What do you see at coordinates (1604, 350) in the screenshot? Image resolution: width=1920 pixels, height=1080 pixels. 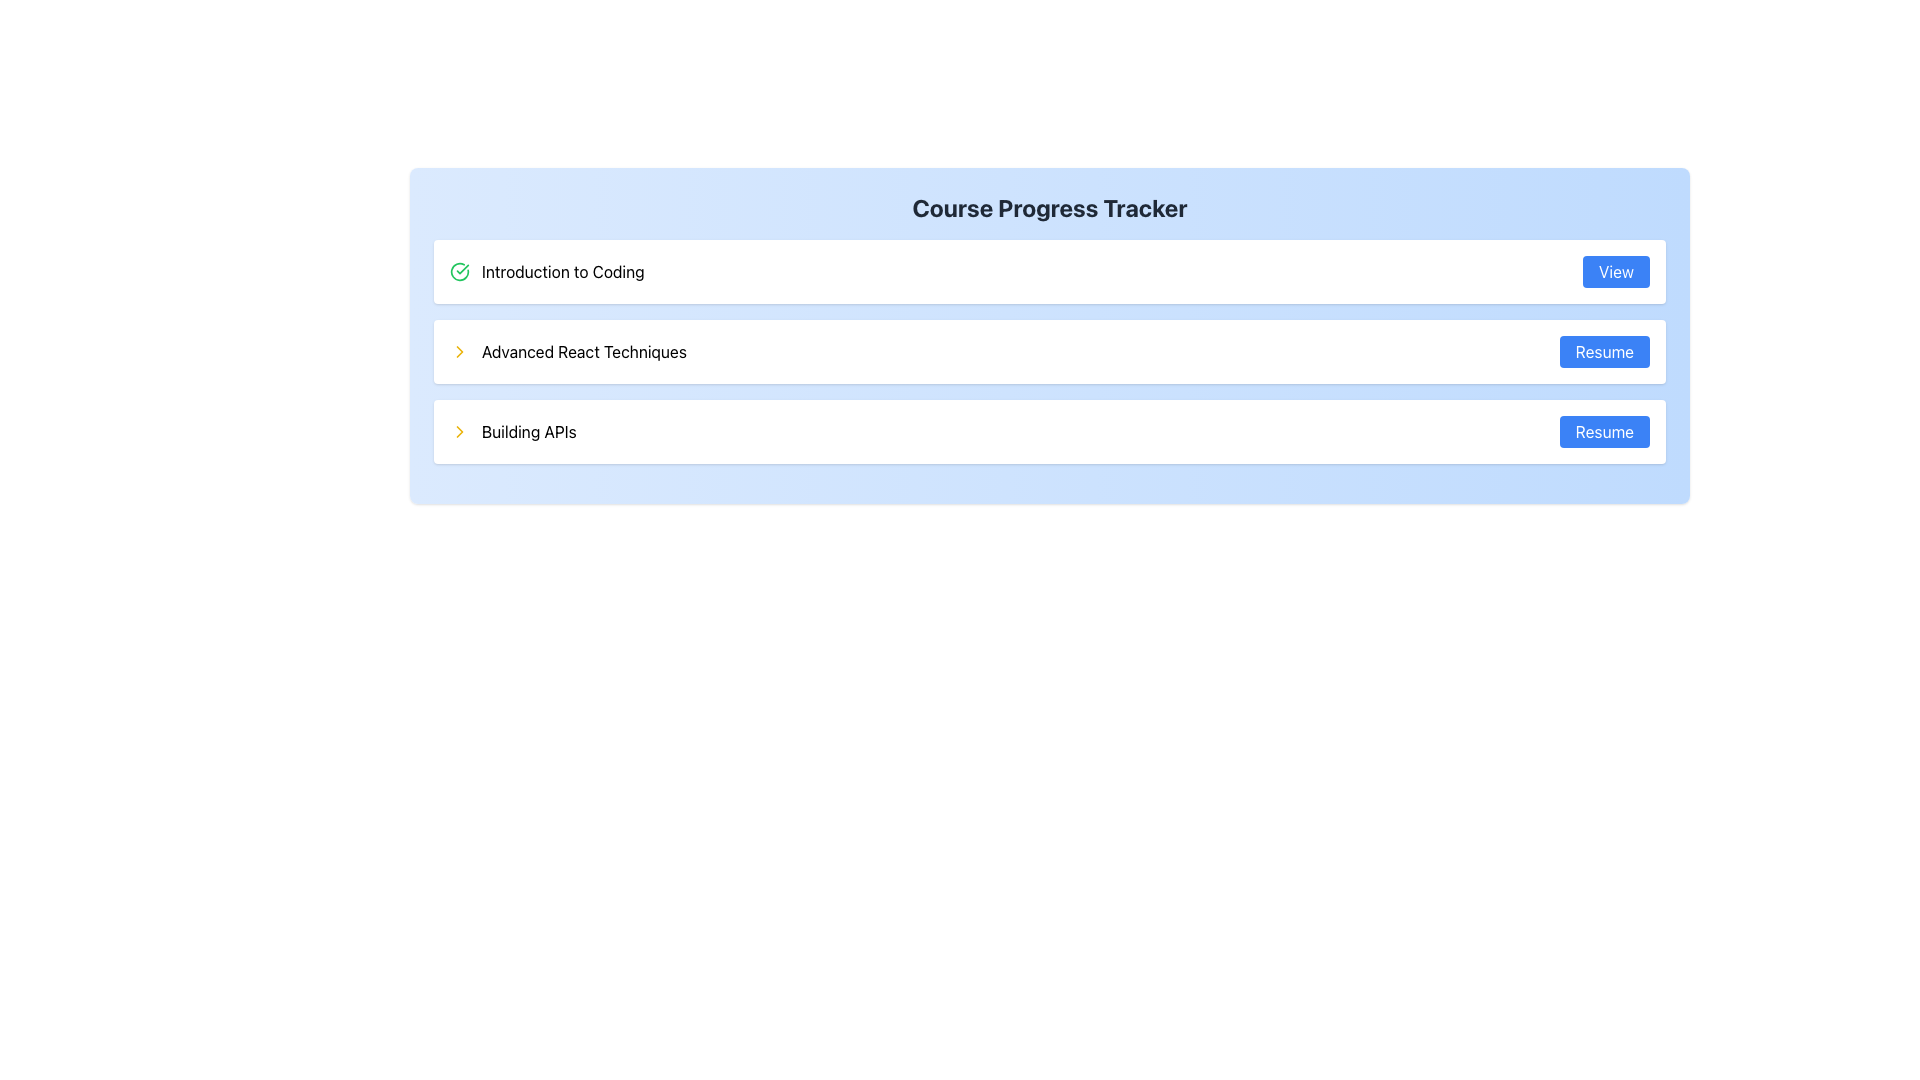 I see `the 'Resume' button located in the 'Advanced React Techniques' section` at bounding box center [1604, 350].